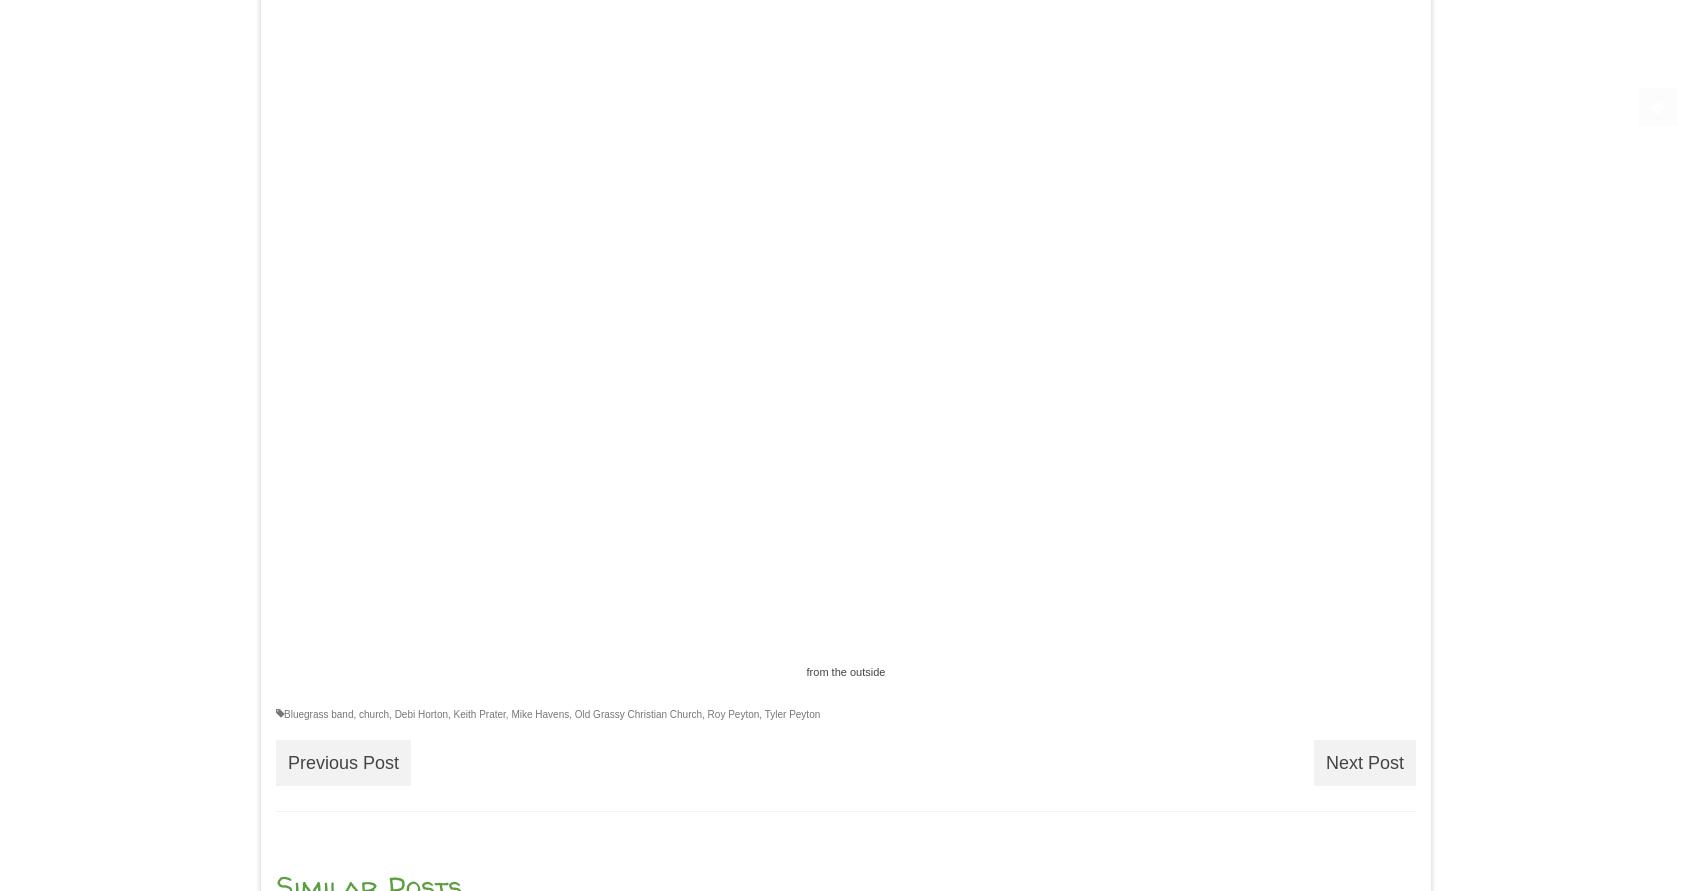 Image resolution: width=1692 pixels, height=891 pixels. I want to click on 'Next Post', so click(1364, 761).